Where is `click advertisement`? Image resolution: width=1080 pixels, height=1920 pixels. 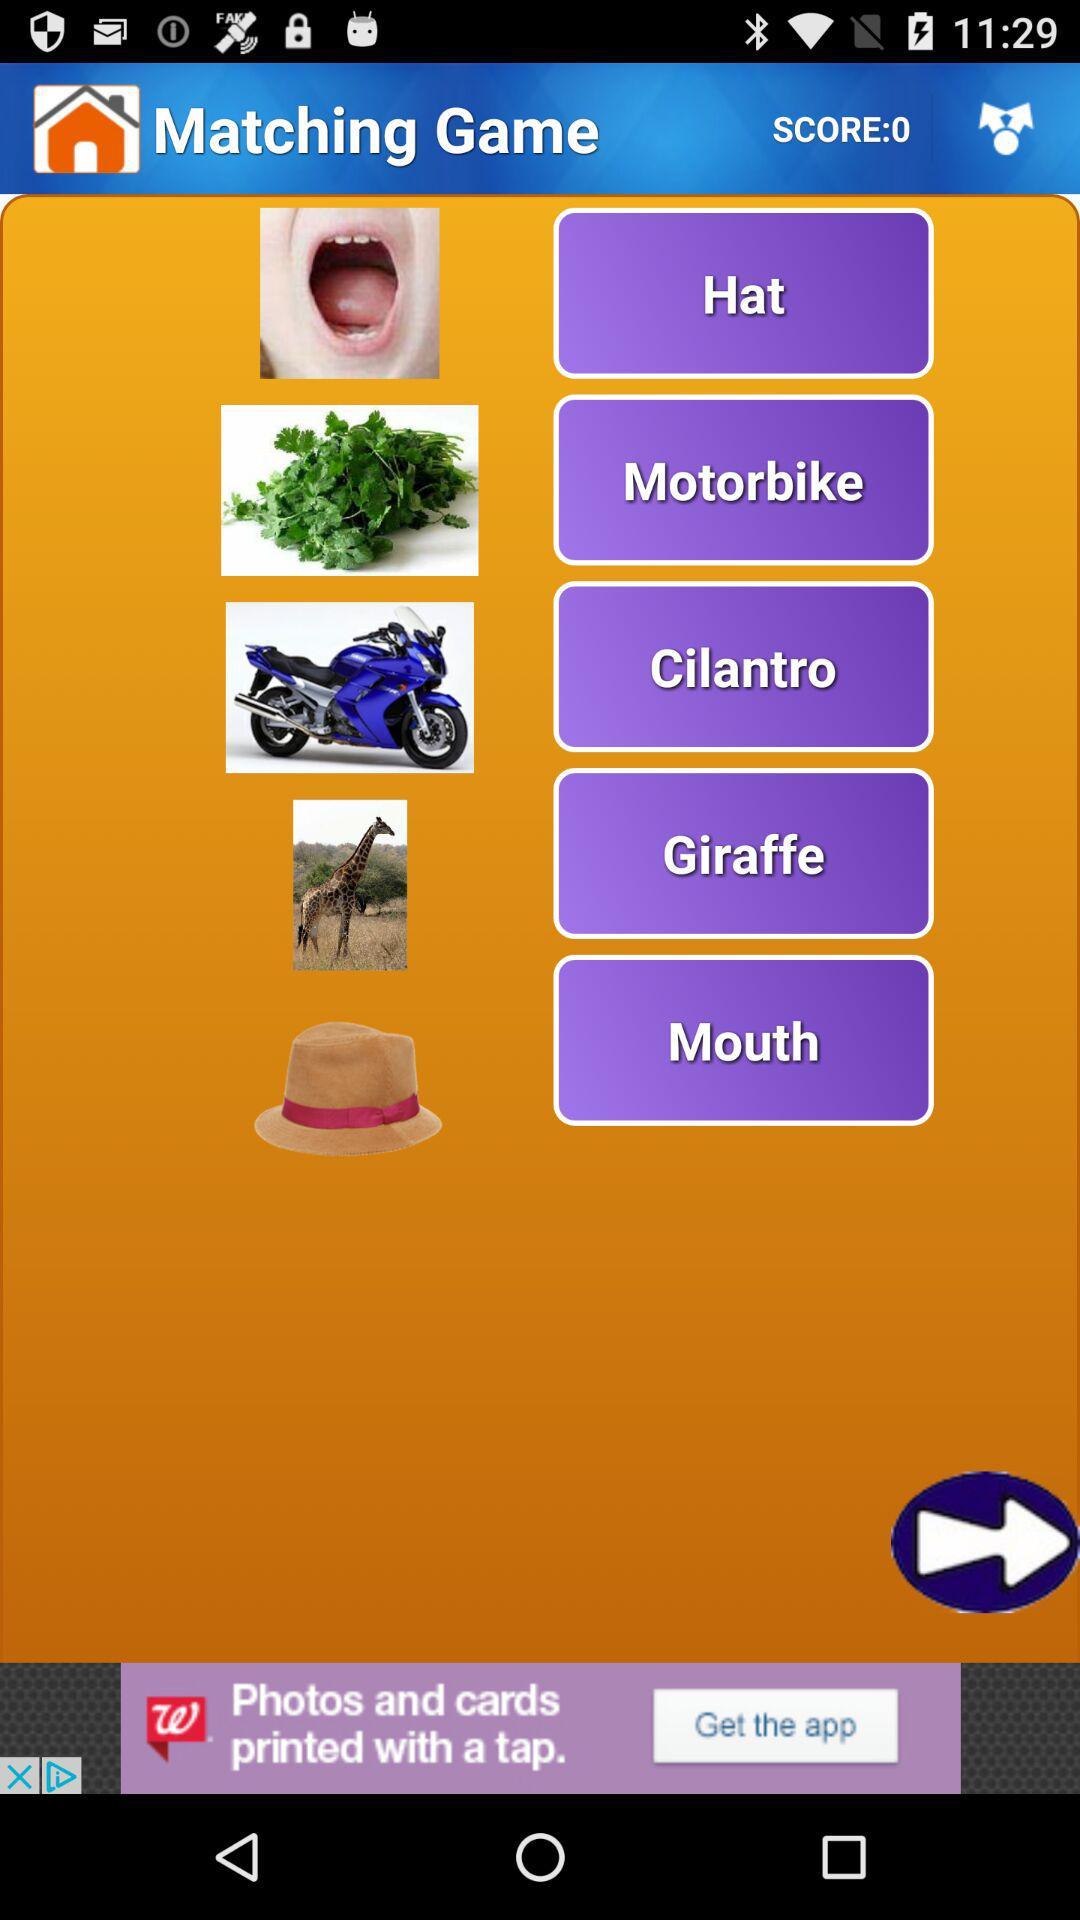 click advertisement is located at coordinates (540, 1727).